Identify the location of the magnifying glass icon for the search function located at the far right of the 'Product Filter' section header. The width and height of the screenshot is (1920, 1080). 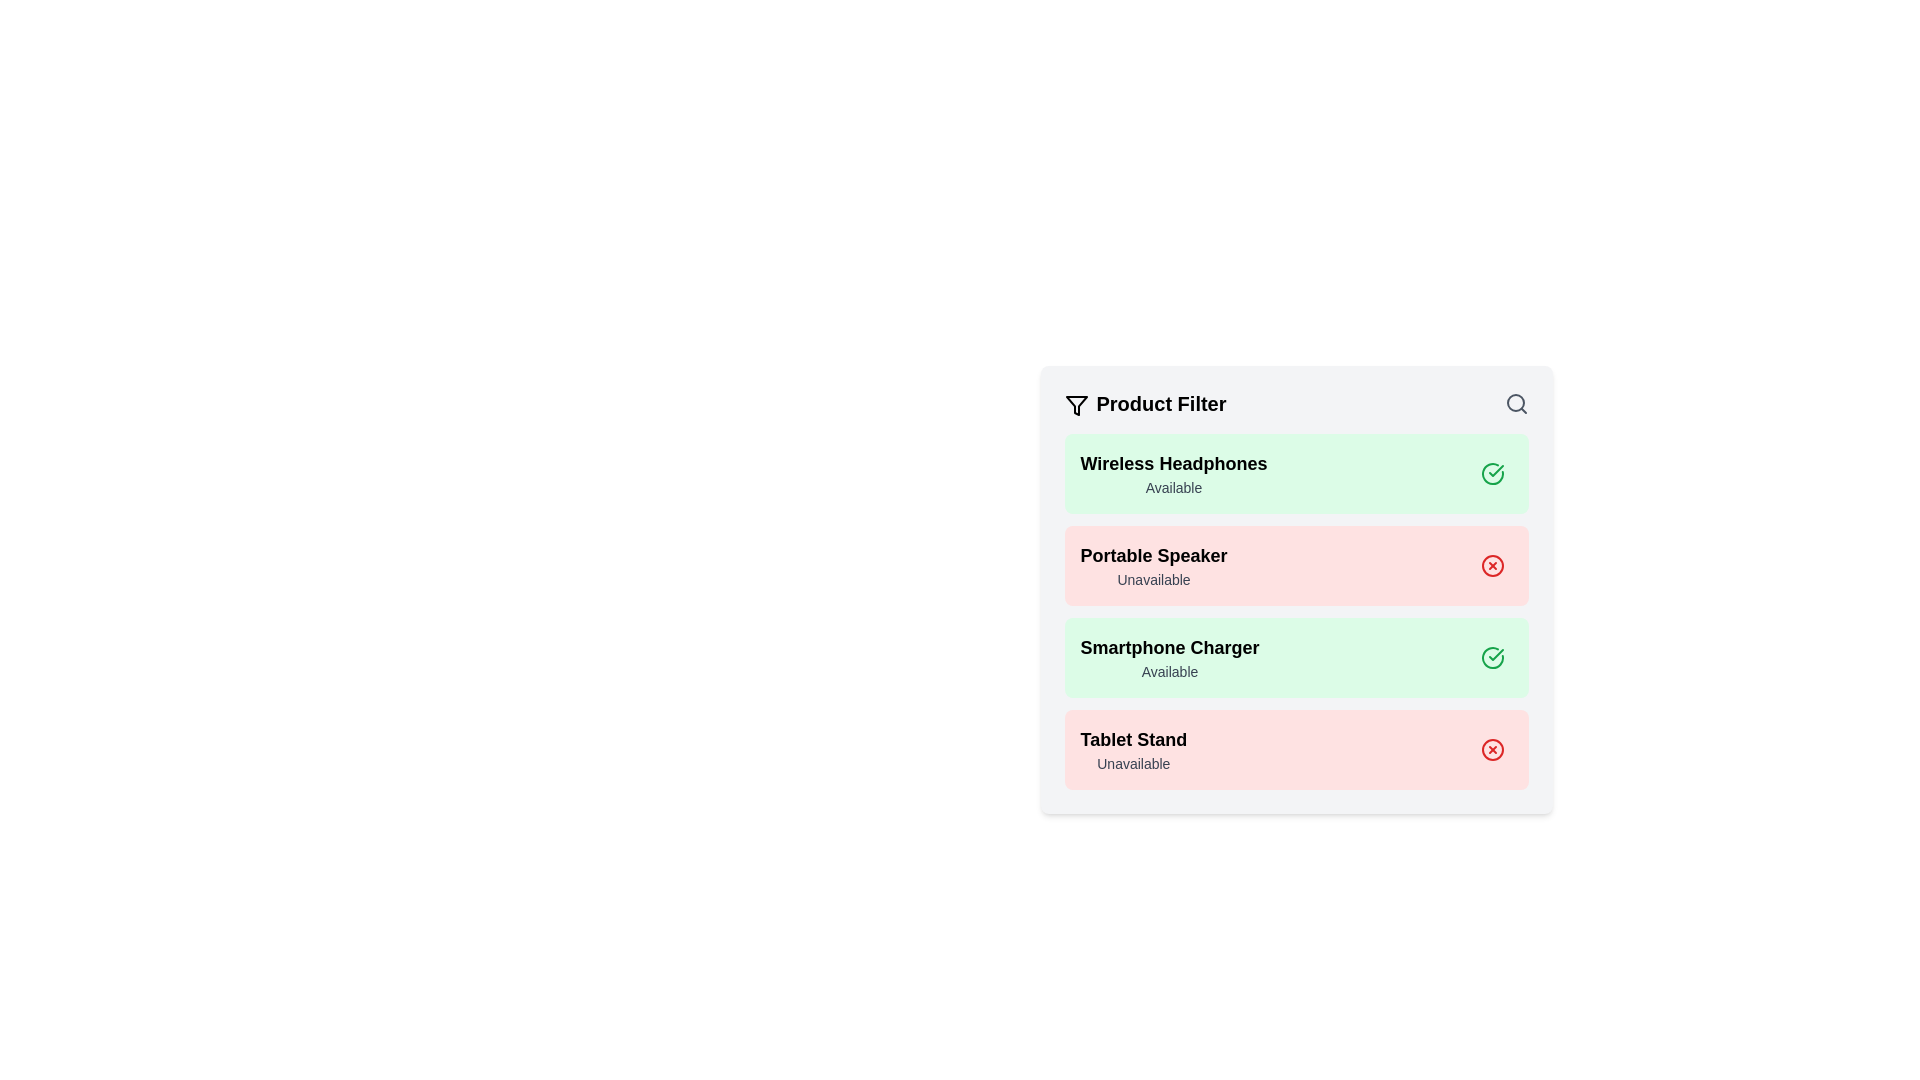
(1516, 404).